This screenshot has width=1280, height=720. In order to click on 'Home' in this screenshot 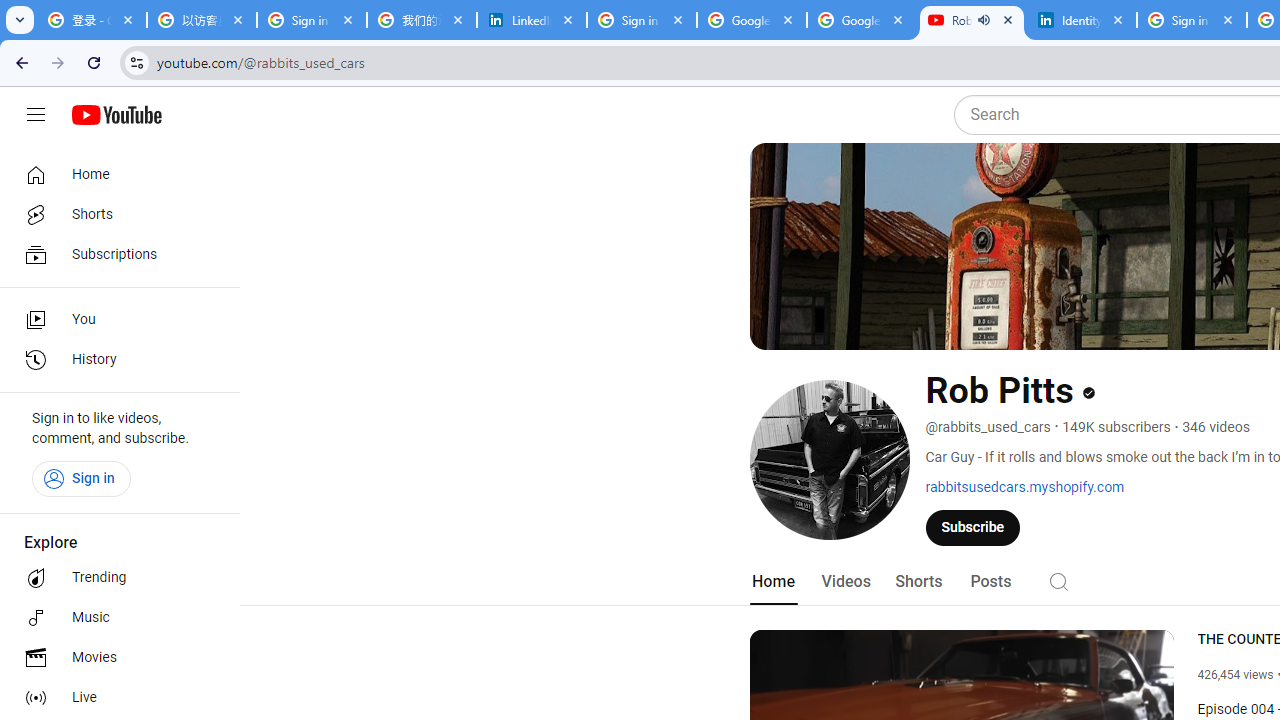, I will do `click(112, 173)`.